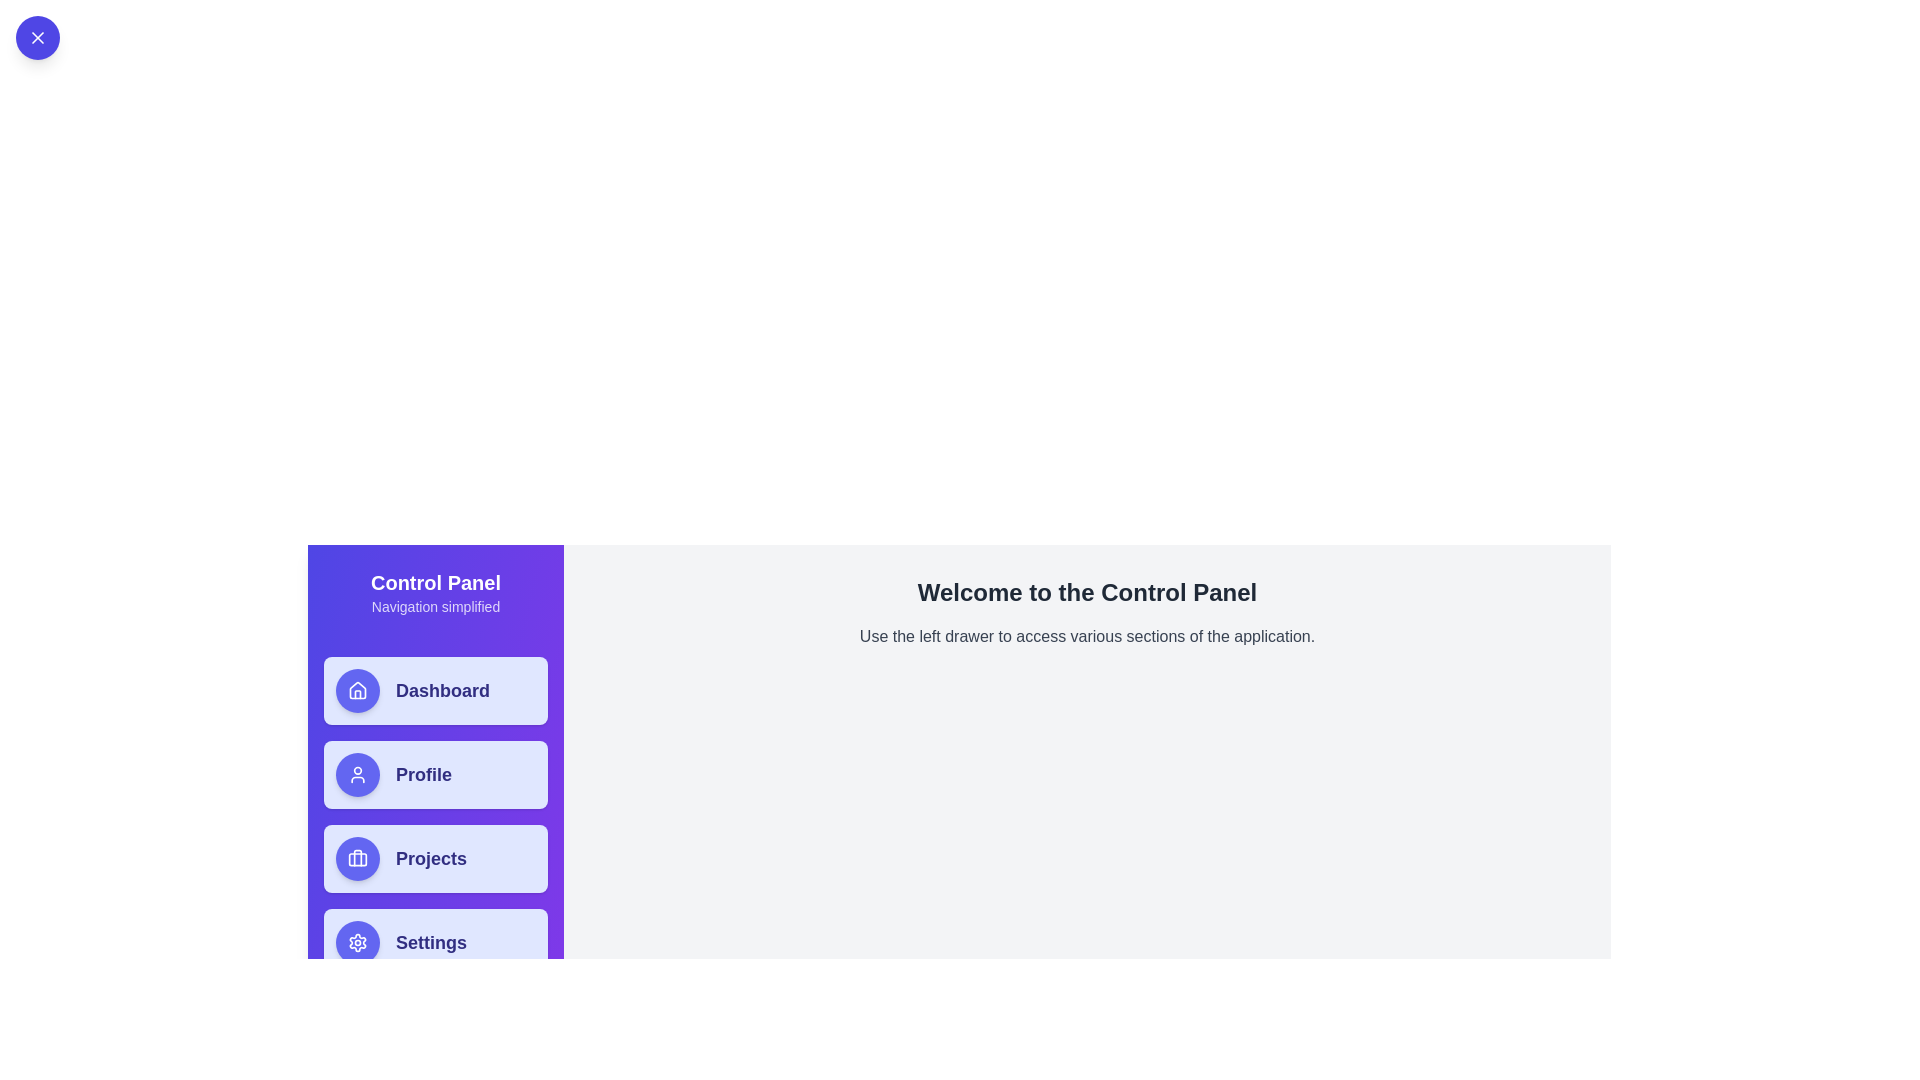 Image resolution: width=1920 pixels, height=1080 pixels. Describe the element at coordinates (1086, 592) in the screenshot. I see `the main panel text 'Welcome to the Control Panel'` at that location.